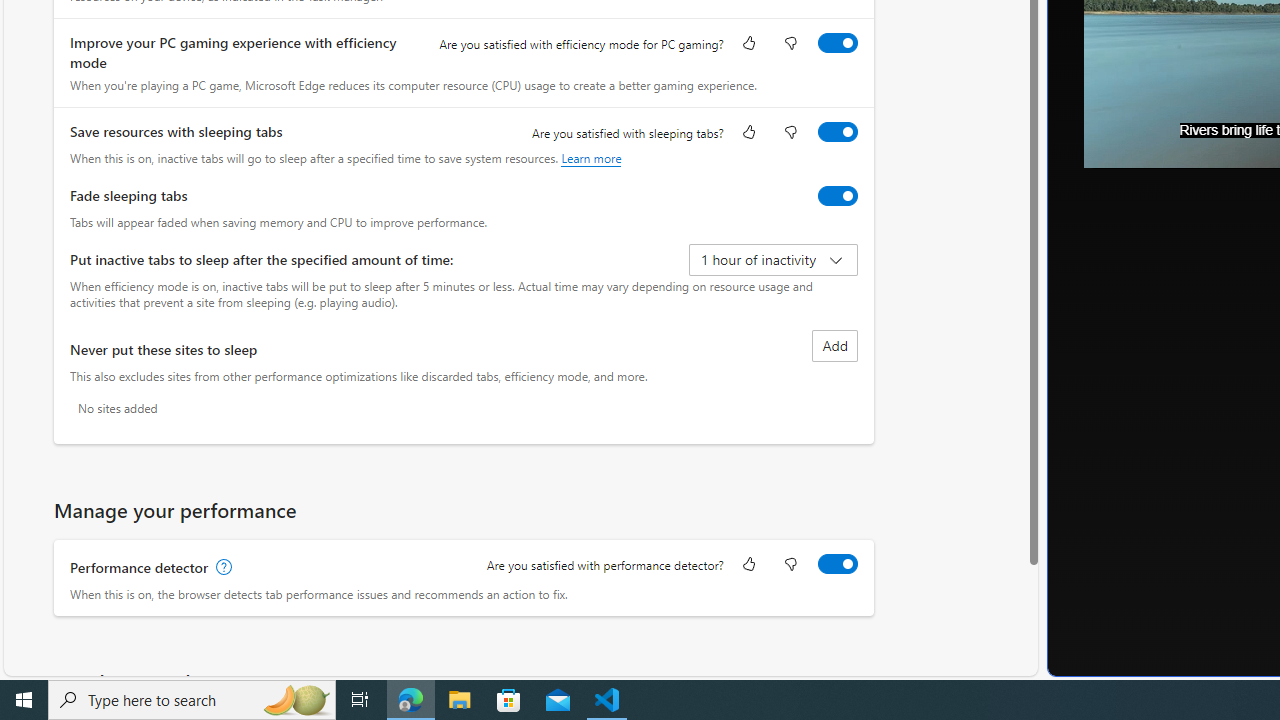  What do you see at coordinates (222, 567) in the screenshot?
I see `'Performance detector, learn more'` at bounding box center [222, 567].